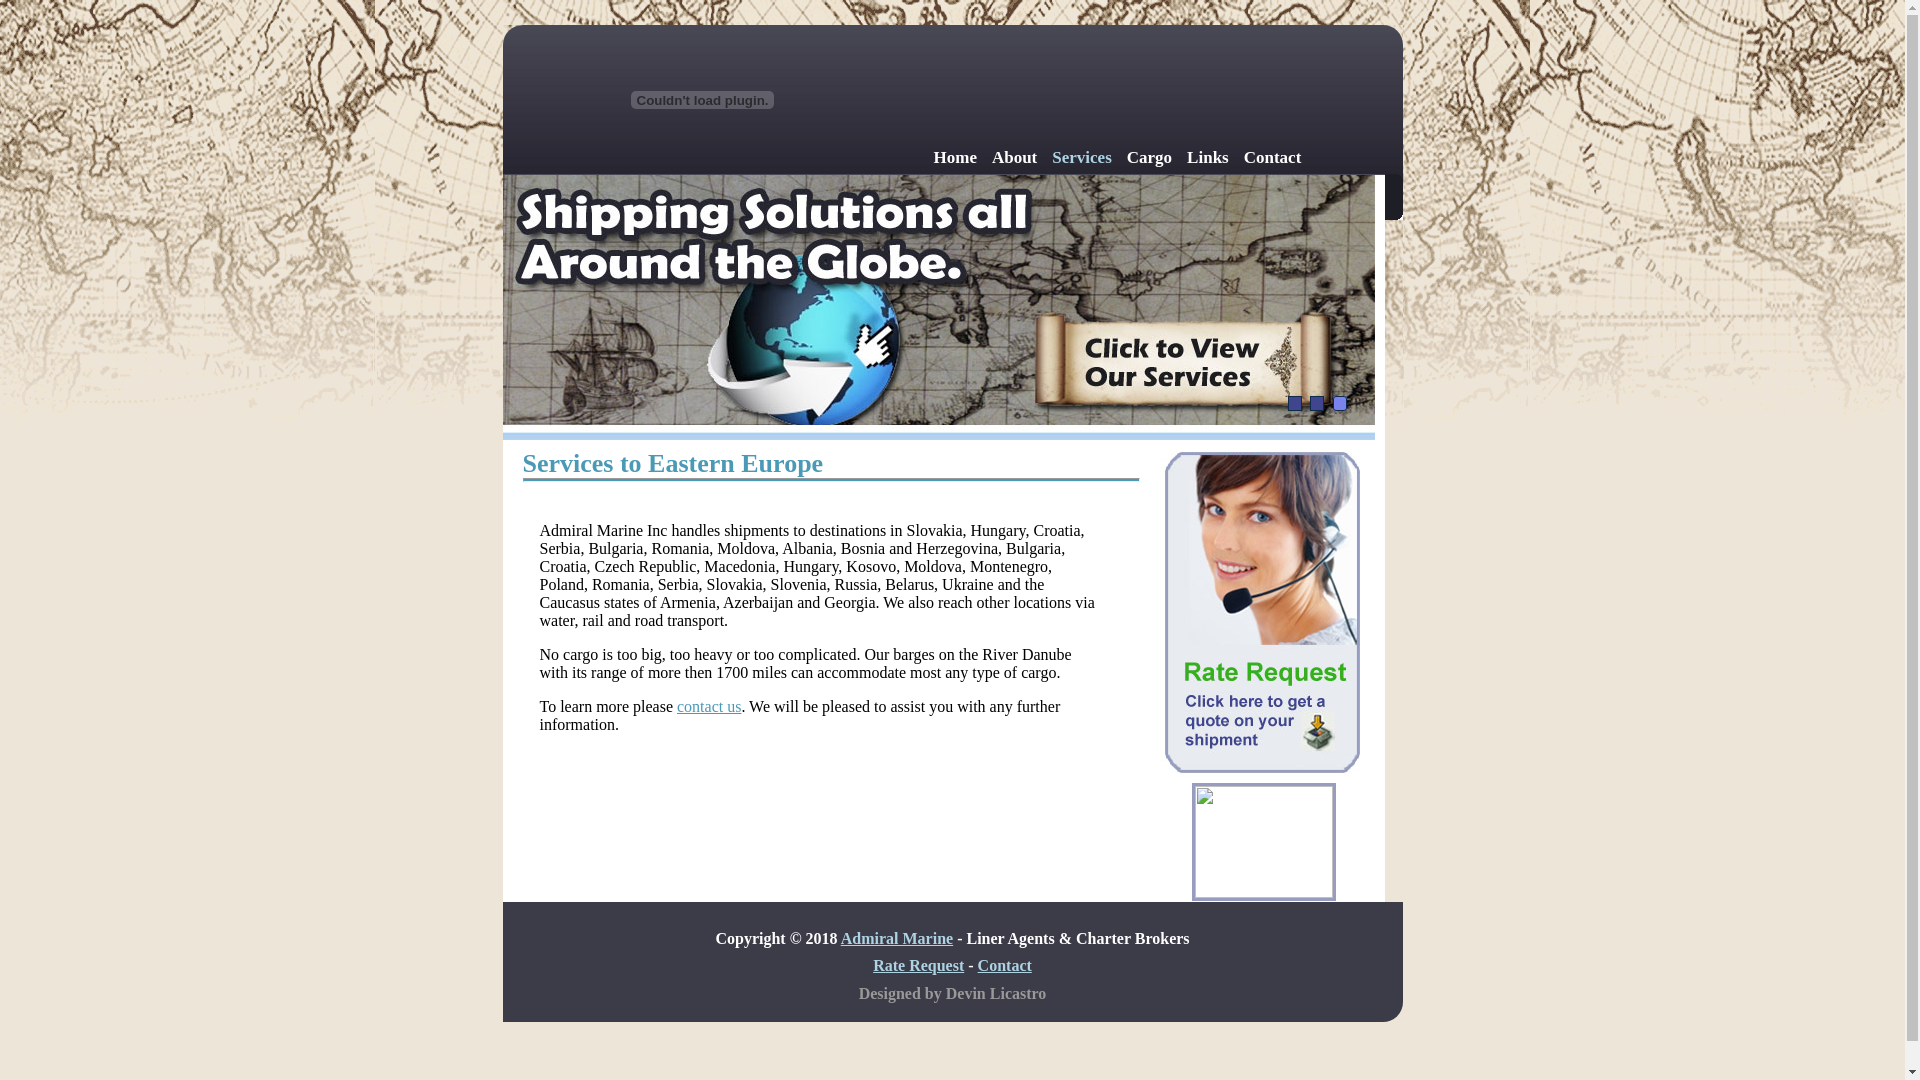  What do you see at coordinates (1207, 156) in the screenshot?
I see `'Links'` at bounding box center [1207, 156].